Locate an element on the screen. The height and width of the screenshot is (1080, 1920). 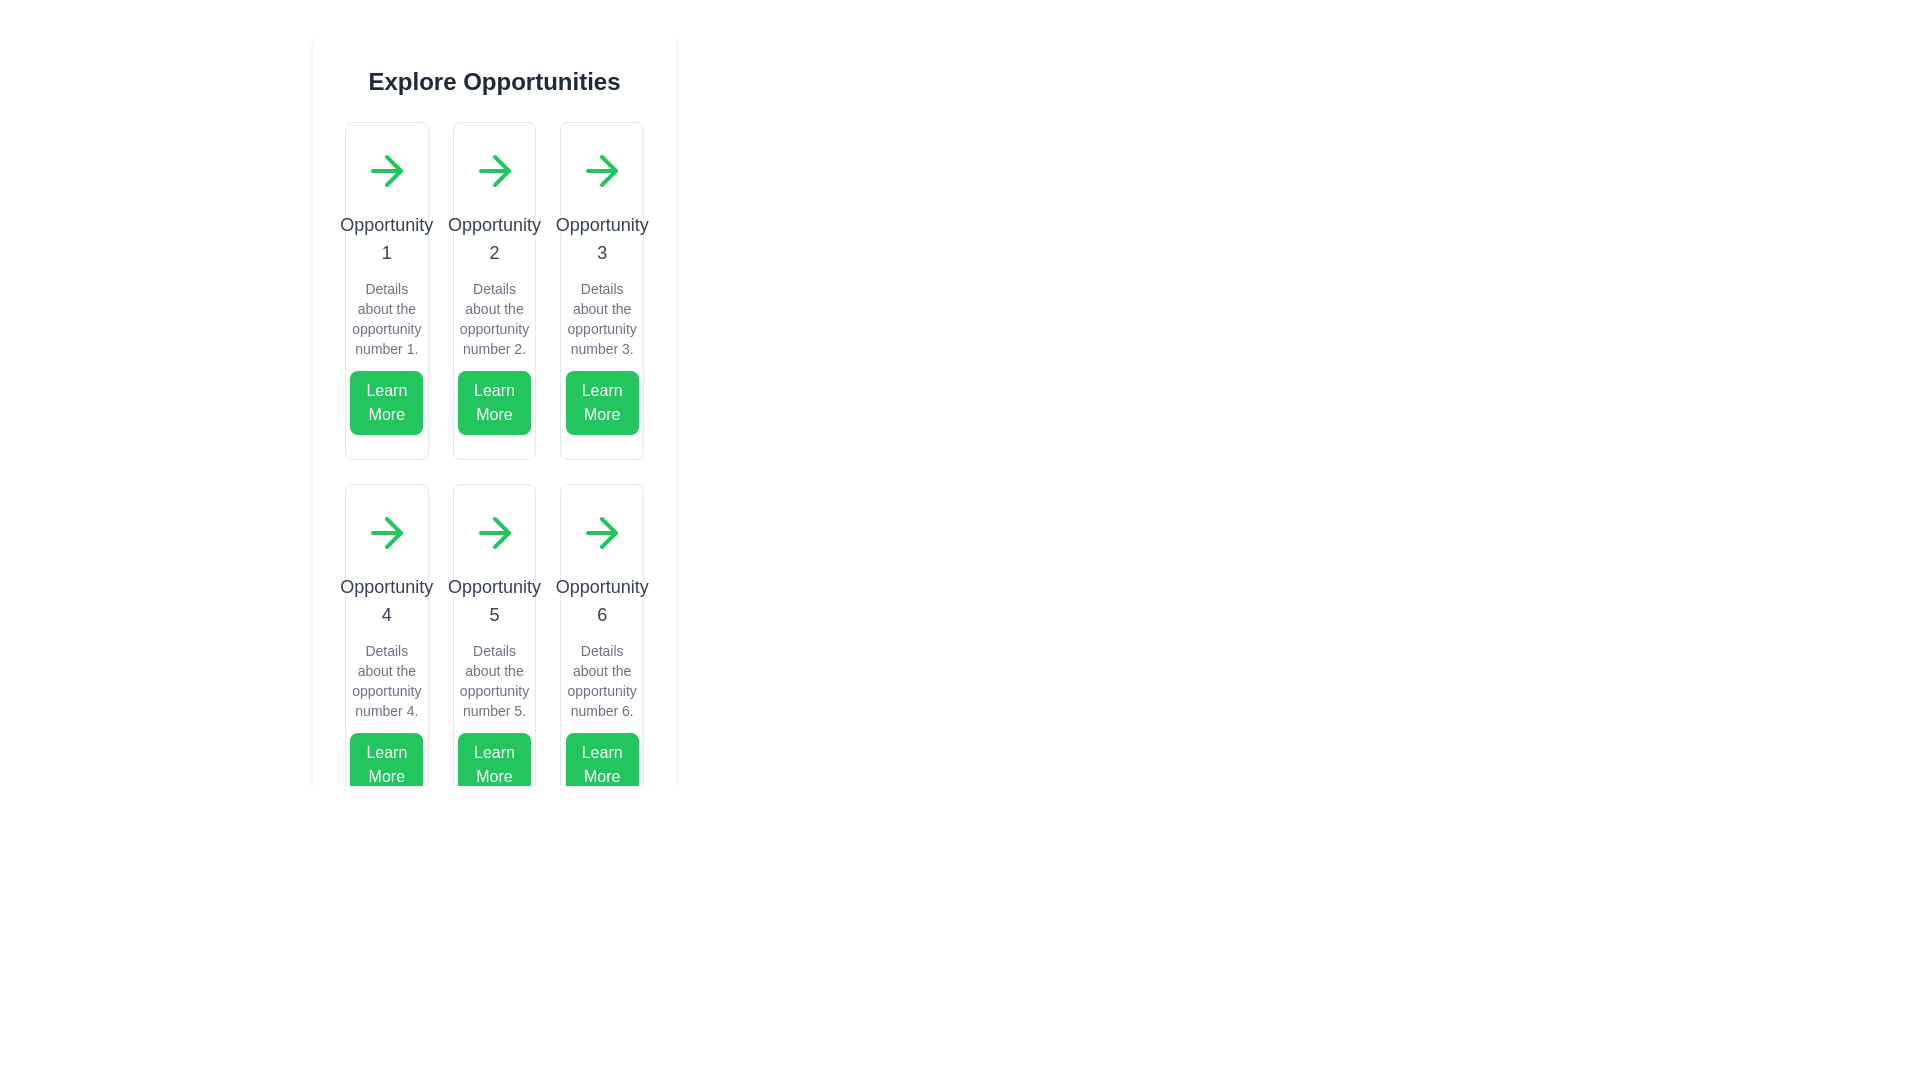
the static text header that serves as the title for the section indicating content focus on exploring available opportunities is located at coordinates (494, 80).